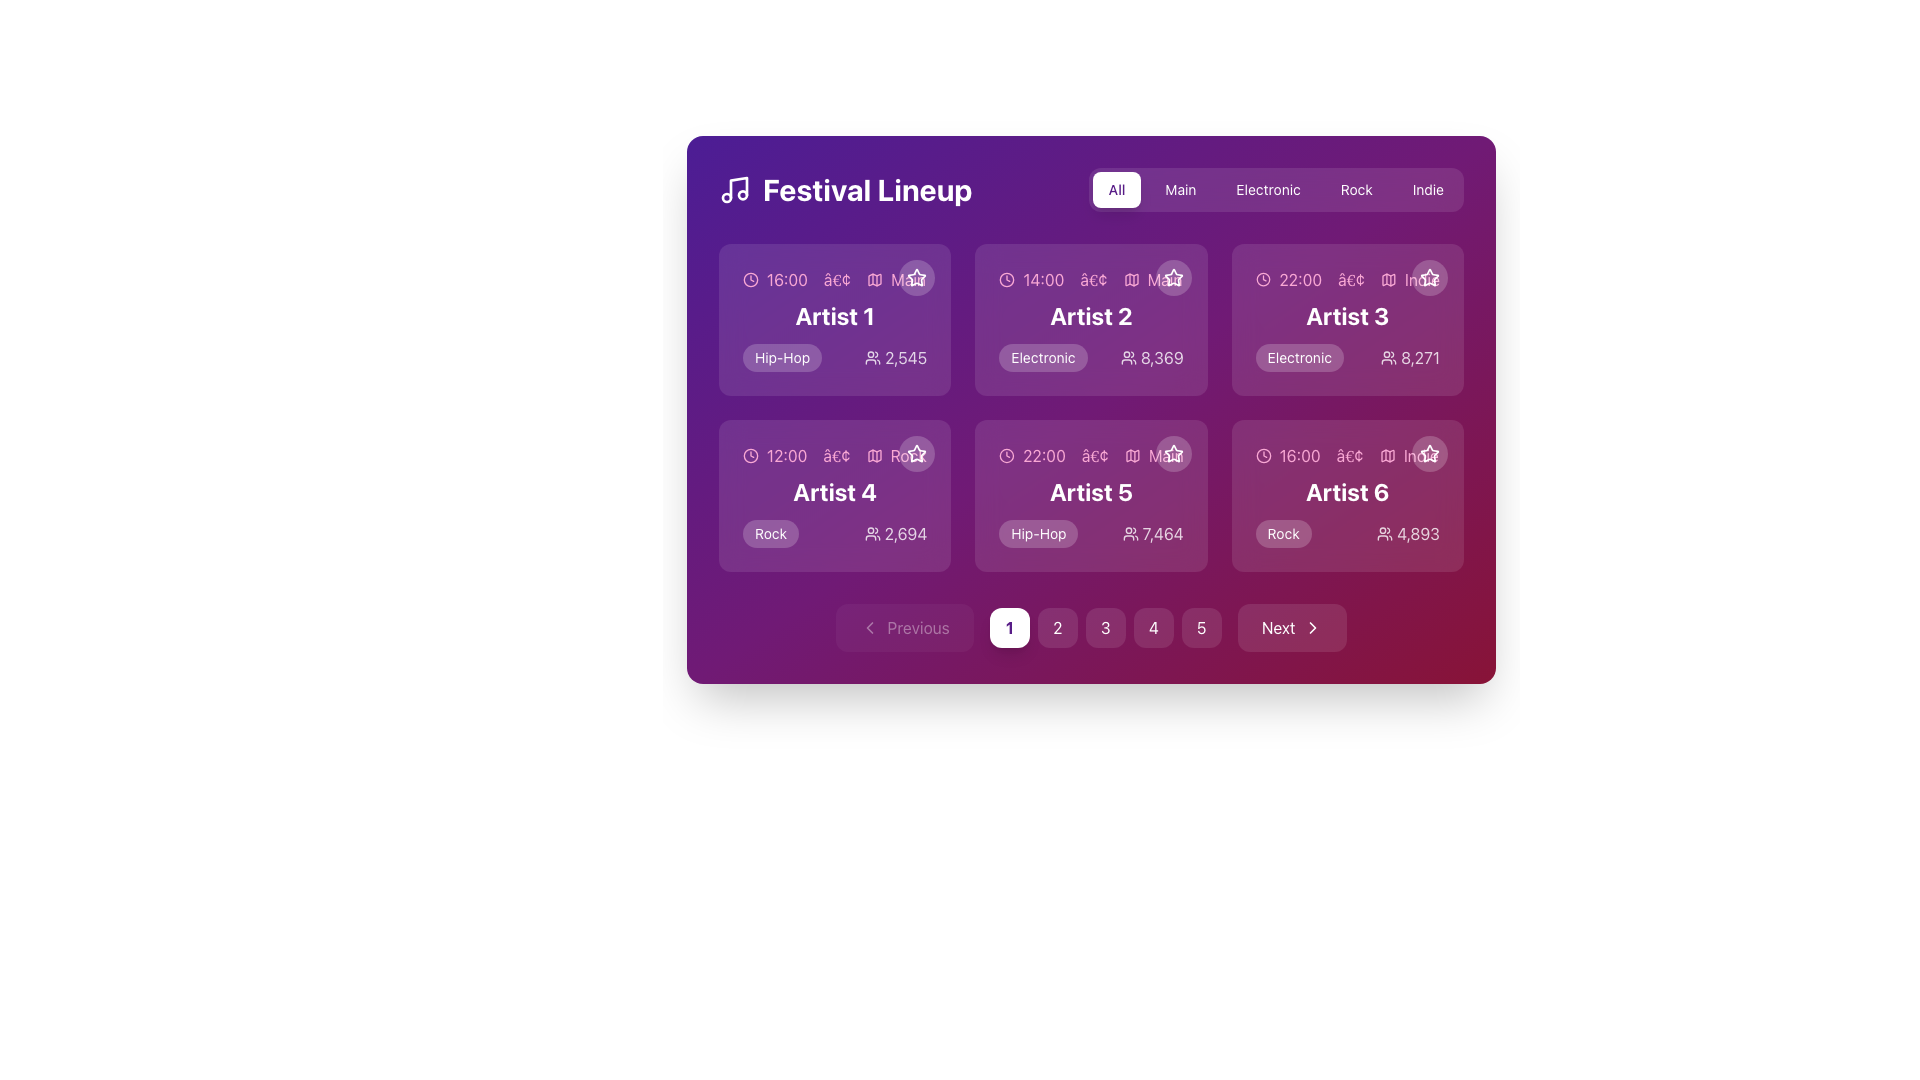 This screenshot has height=1080, width=1920. Describe the element at coordinates (1104, 627) in the screenshot. I see `the circular button displaying the number '3', which is positioned between the buttons labeled '2' and '4' at the bottom of the interface` at that location.